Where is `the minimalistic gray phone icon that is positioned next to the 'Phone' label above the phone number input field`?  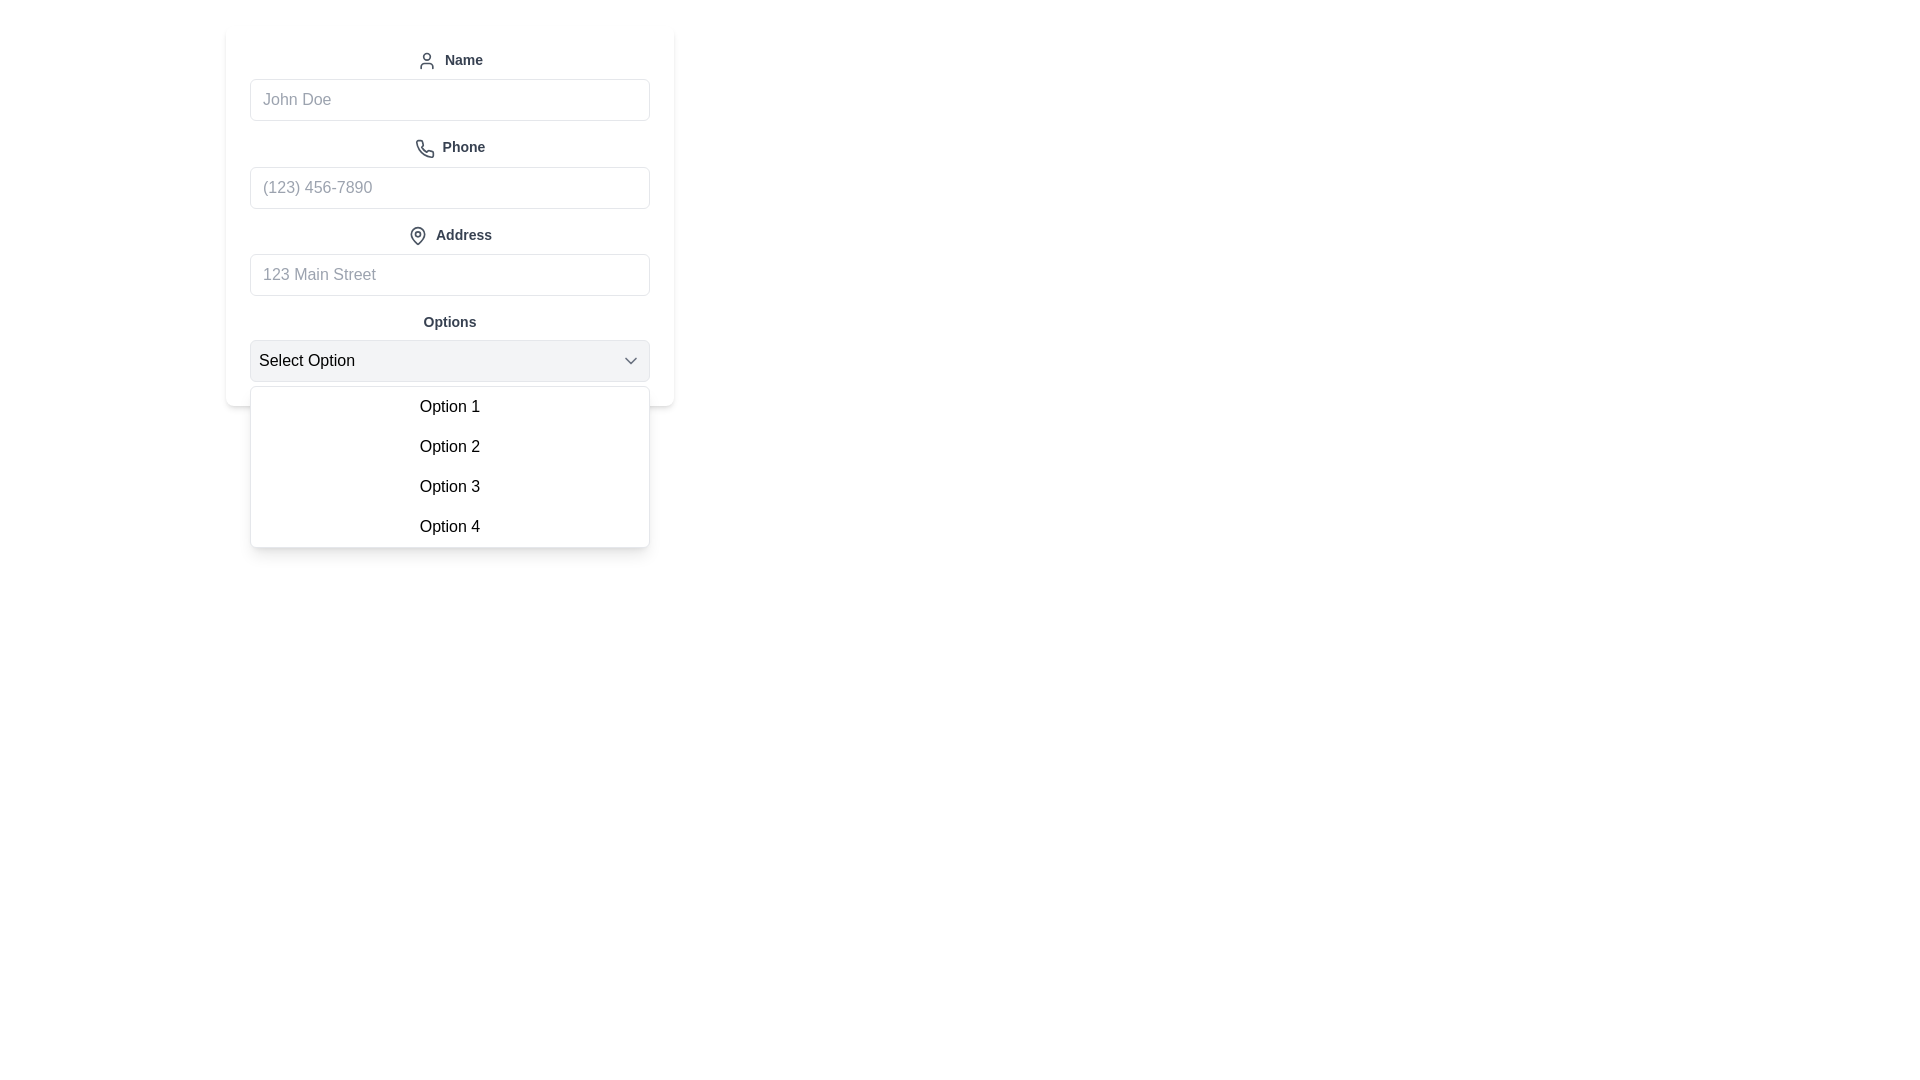
the minimalistic gray phone icon that is positioned next to the 'Phone' label above the phone number input field is located at coordinates (423, 147).